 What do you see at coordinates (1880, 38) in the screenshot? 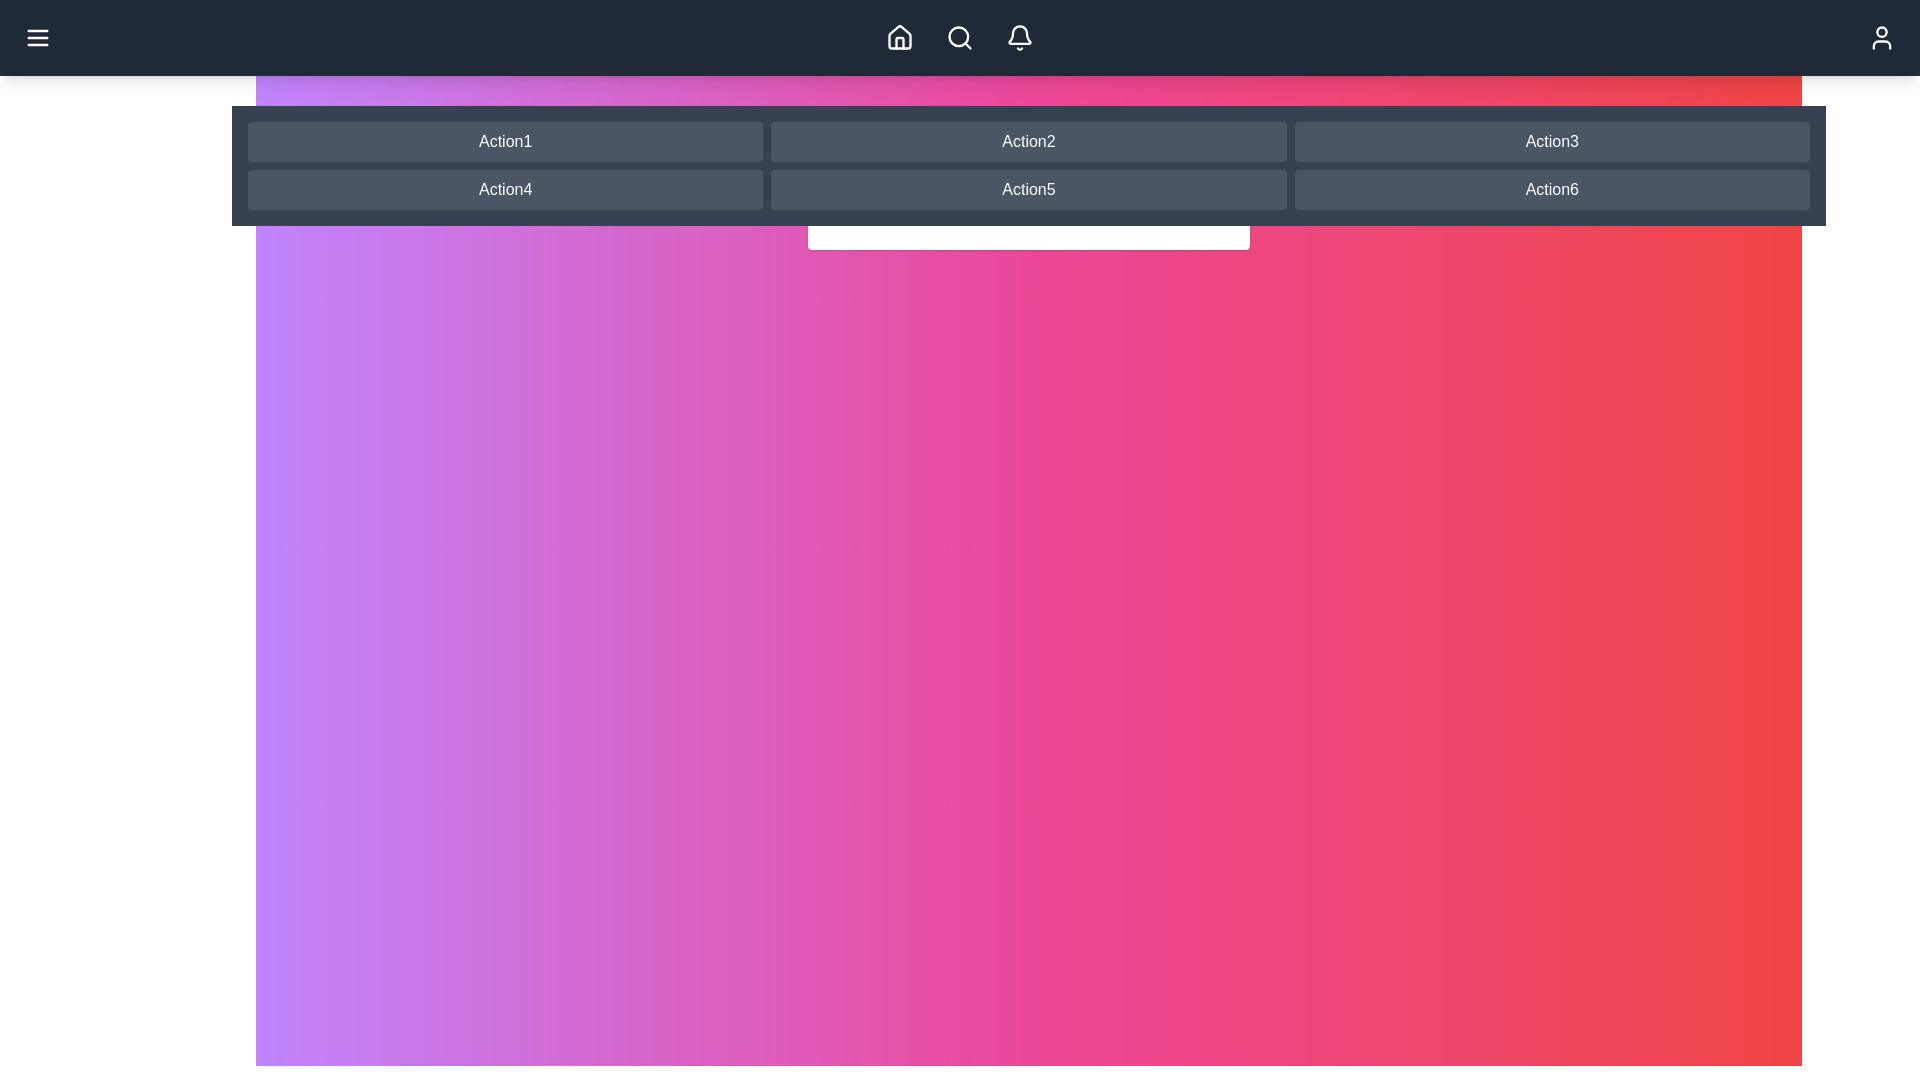
I see `the user profile button located at the top-right corner of the app bar` at bounding box center [1880, 38].